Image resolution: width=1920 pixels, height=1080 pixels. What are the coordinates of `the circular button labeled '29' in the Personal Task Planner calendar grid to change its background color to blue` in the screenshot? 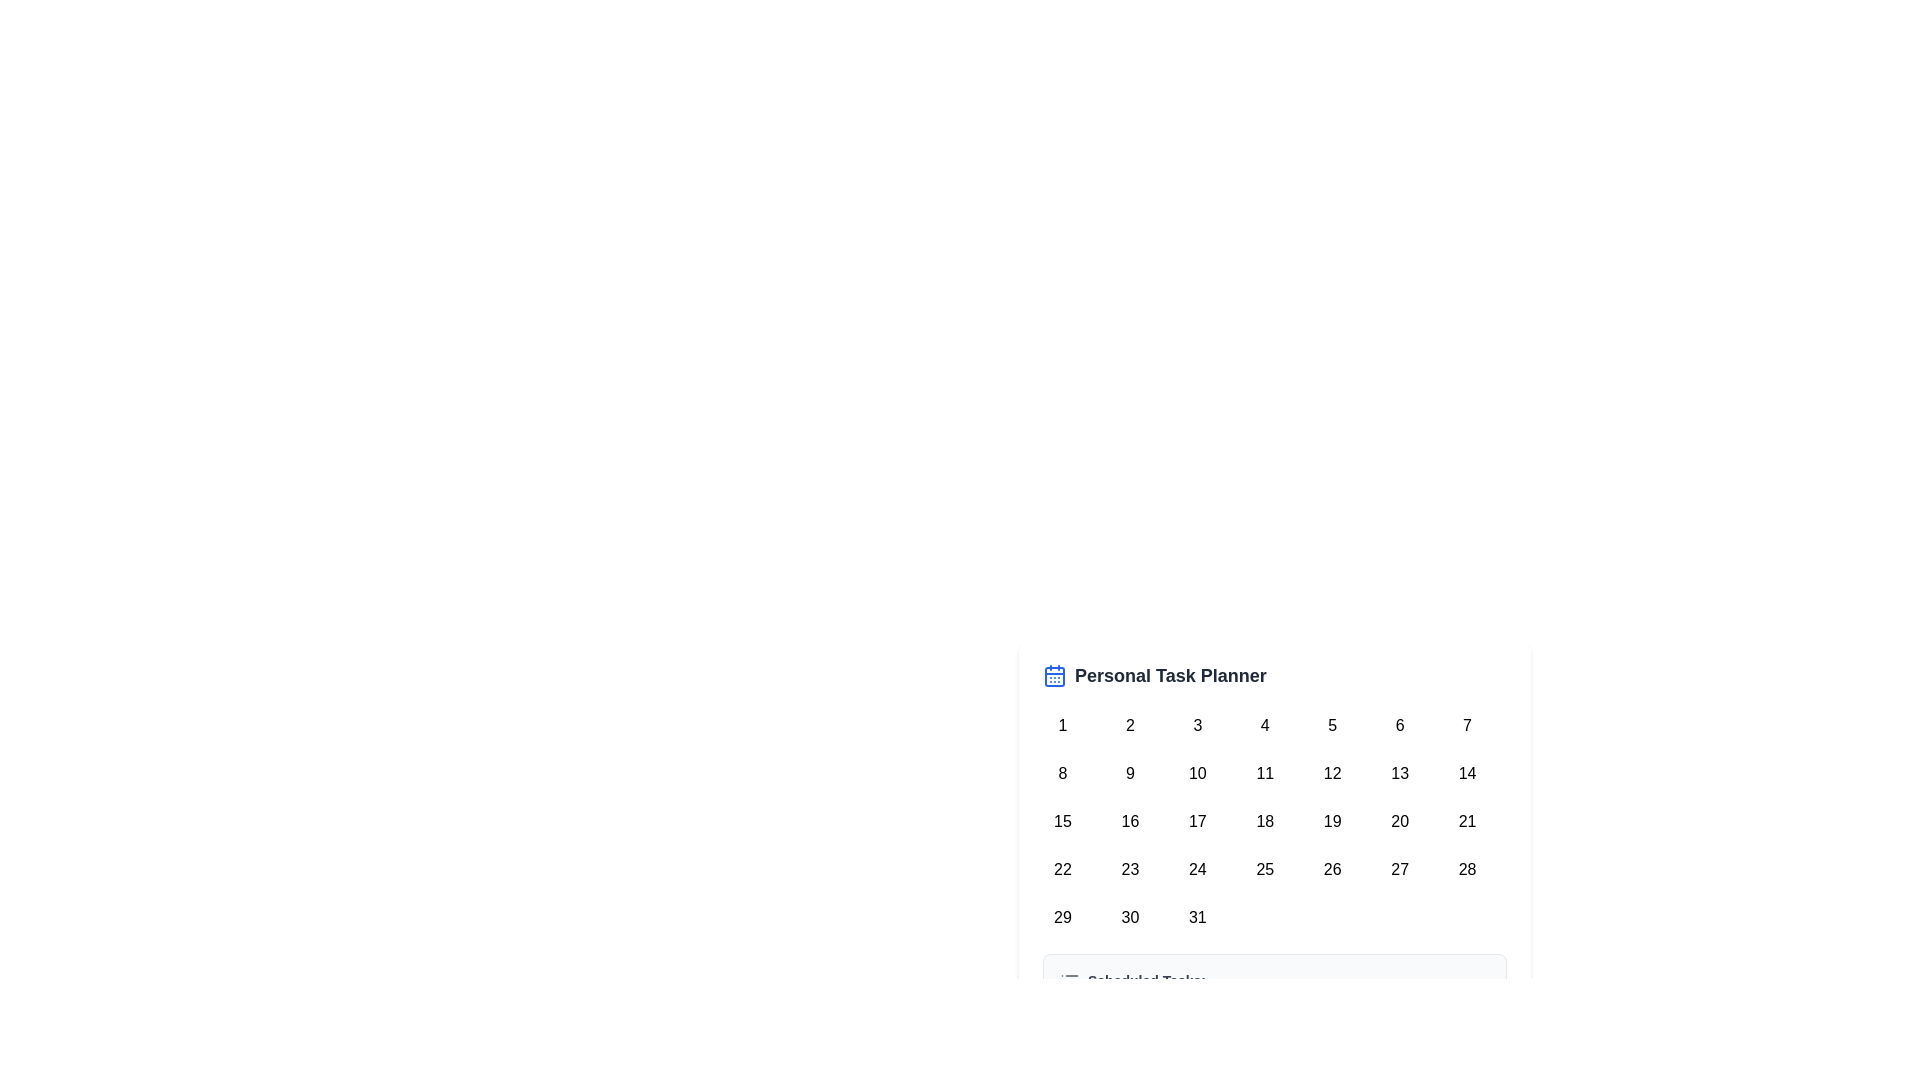 It's located at (1061, 918).